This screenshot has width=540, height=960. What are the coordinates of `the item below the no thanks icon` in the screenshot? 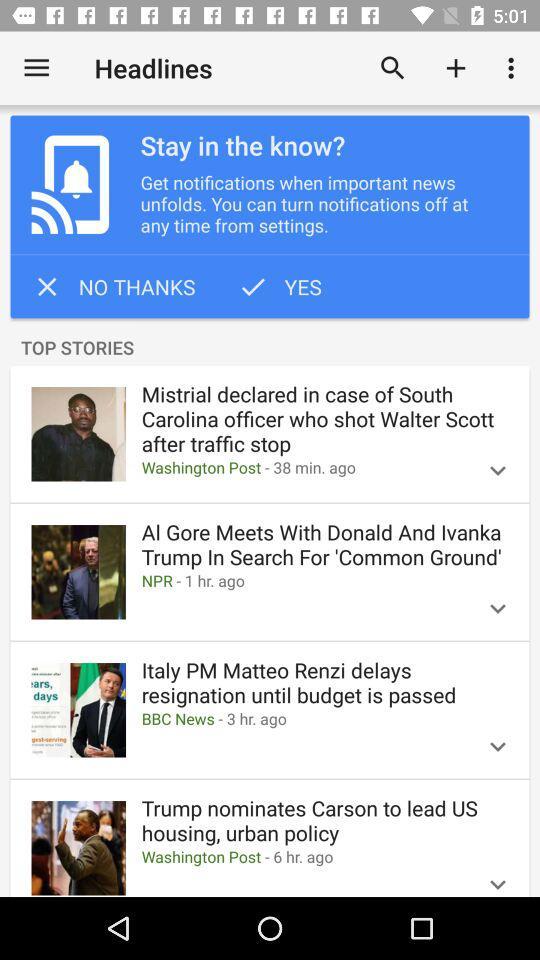 It's located at (270, 348).